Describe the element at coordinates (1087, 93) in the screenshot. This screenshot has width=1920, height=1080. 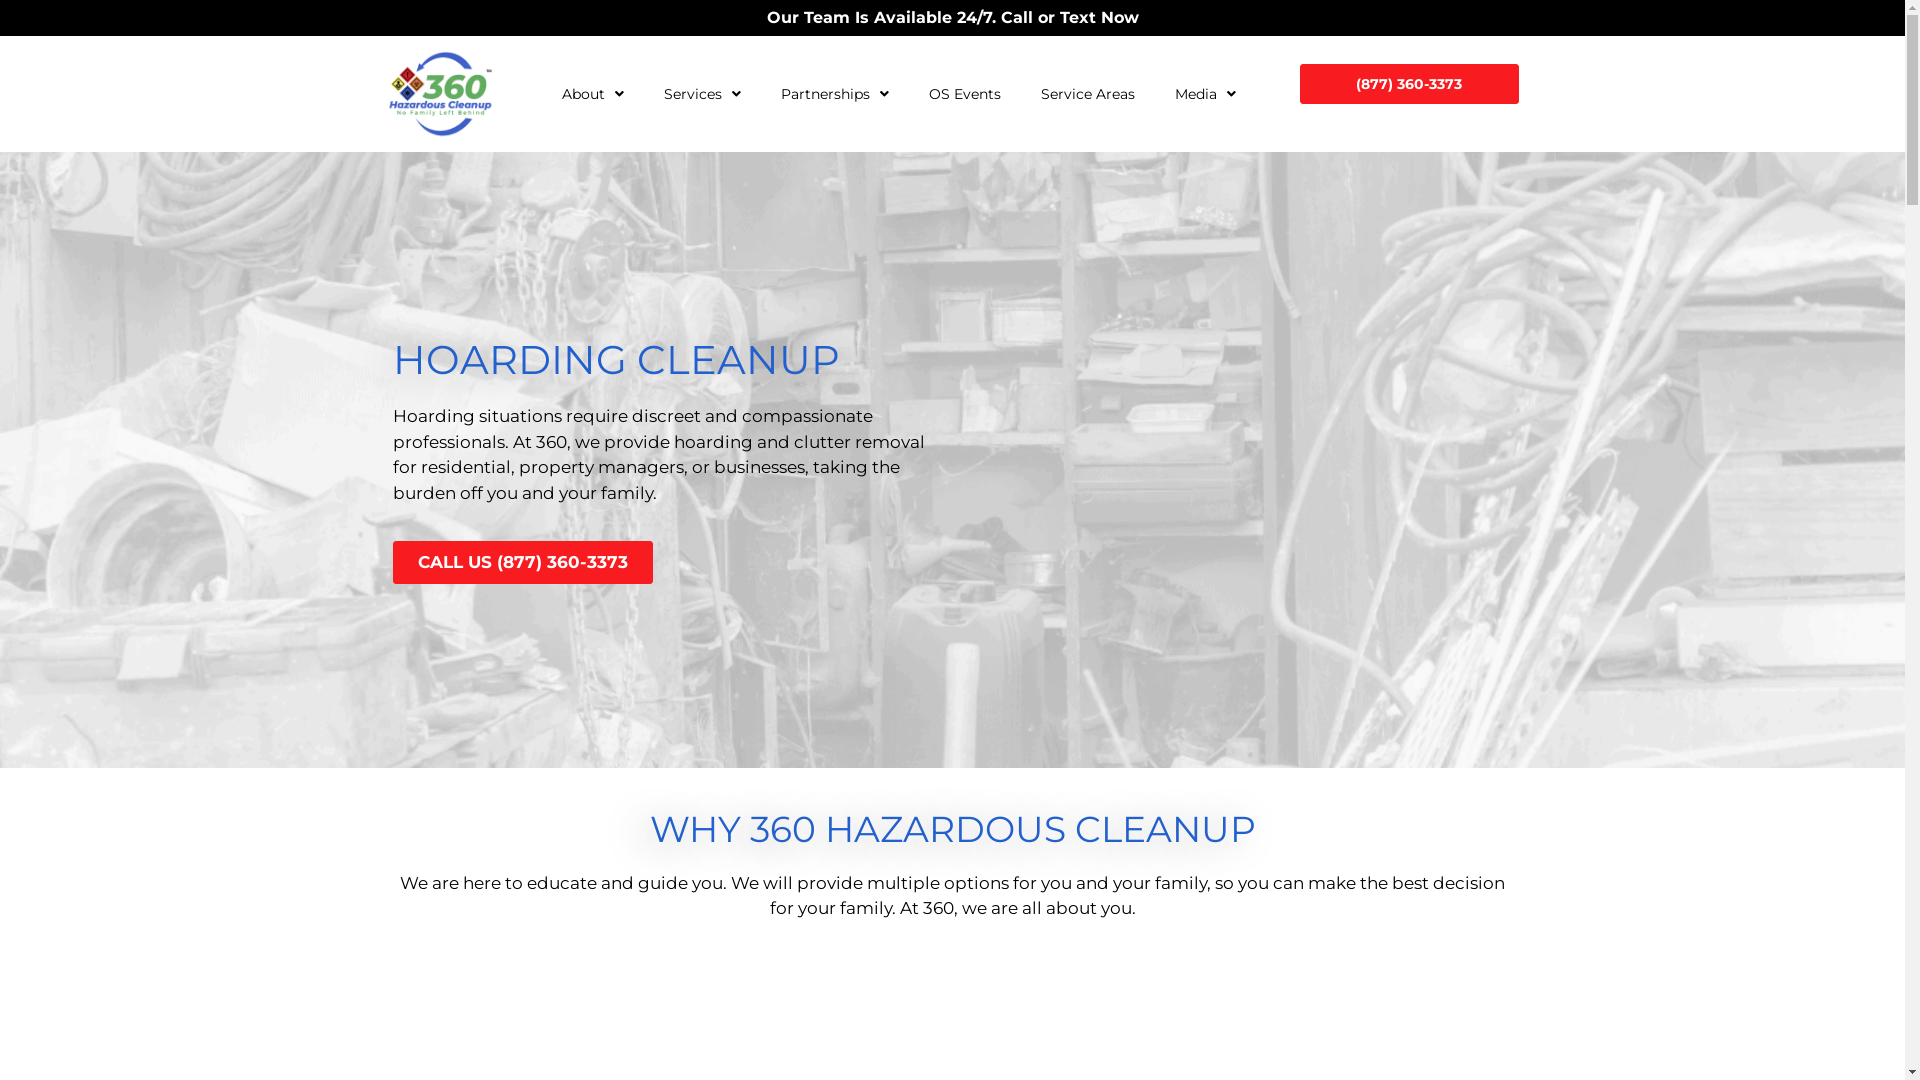
I see `'Service Areas'` at that location.